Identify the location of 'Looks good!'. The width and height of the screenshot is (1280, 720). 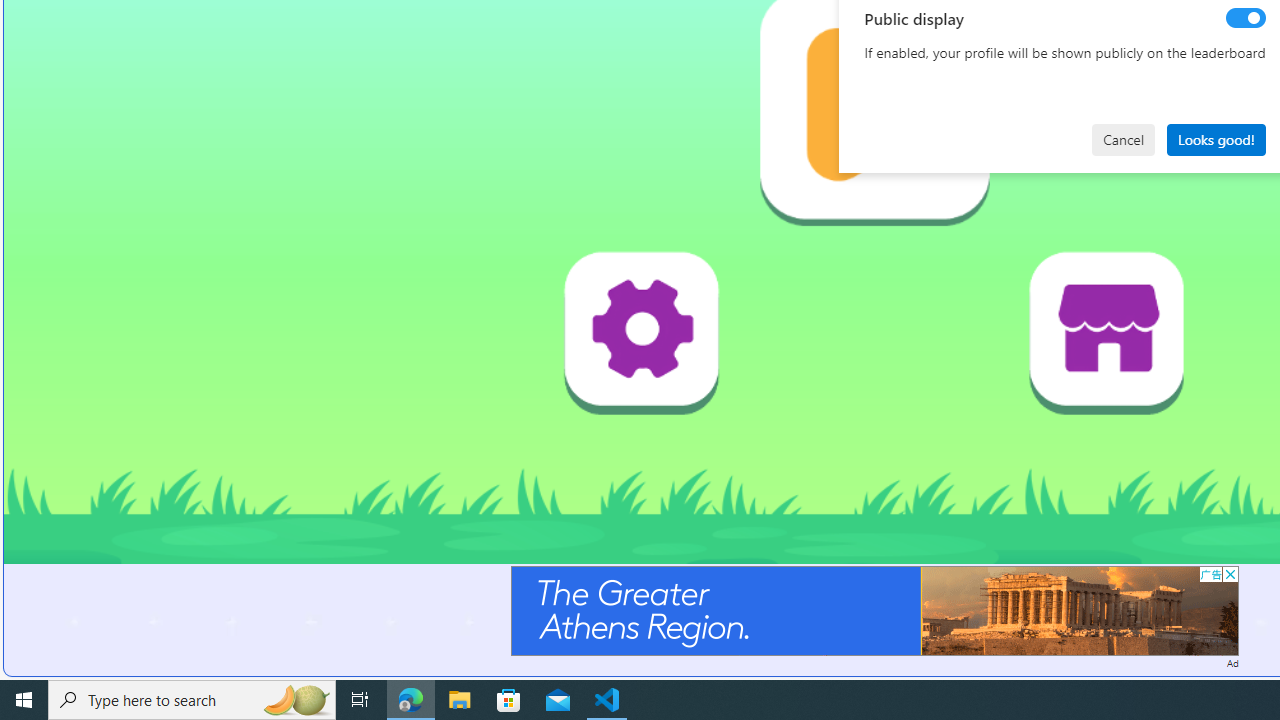
(1215, 138).